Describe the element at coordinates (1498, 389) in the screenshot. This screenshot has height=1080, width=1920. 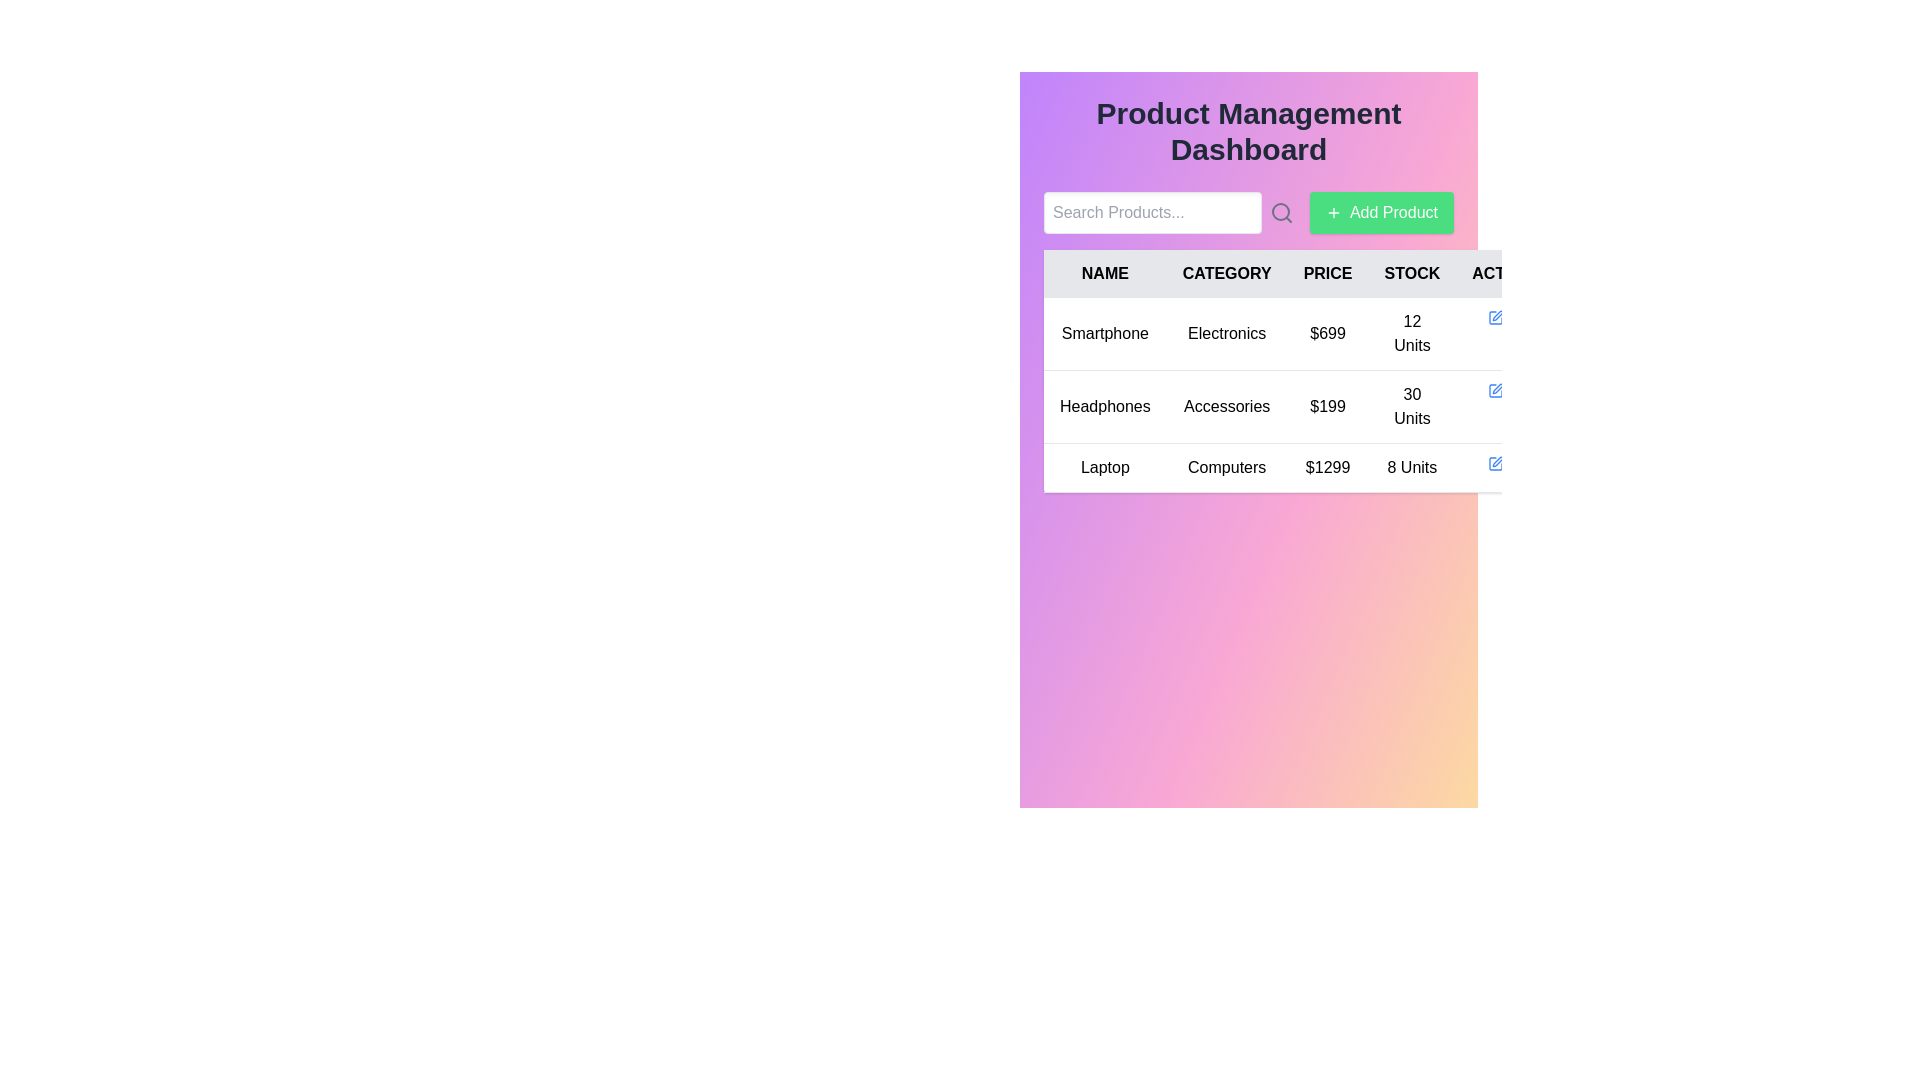
I see `the pen icon located in the 'Actions' column of the table row for 'Headphones' to initiate the editing process` at that location.